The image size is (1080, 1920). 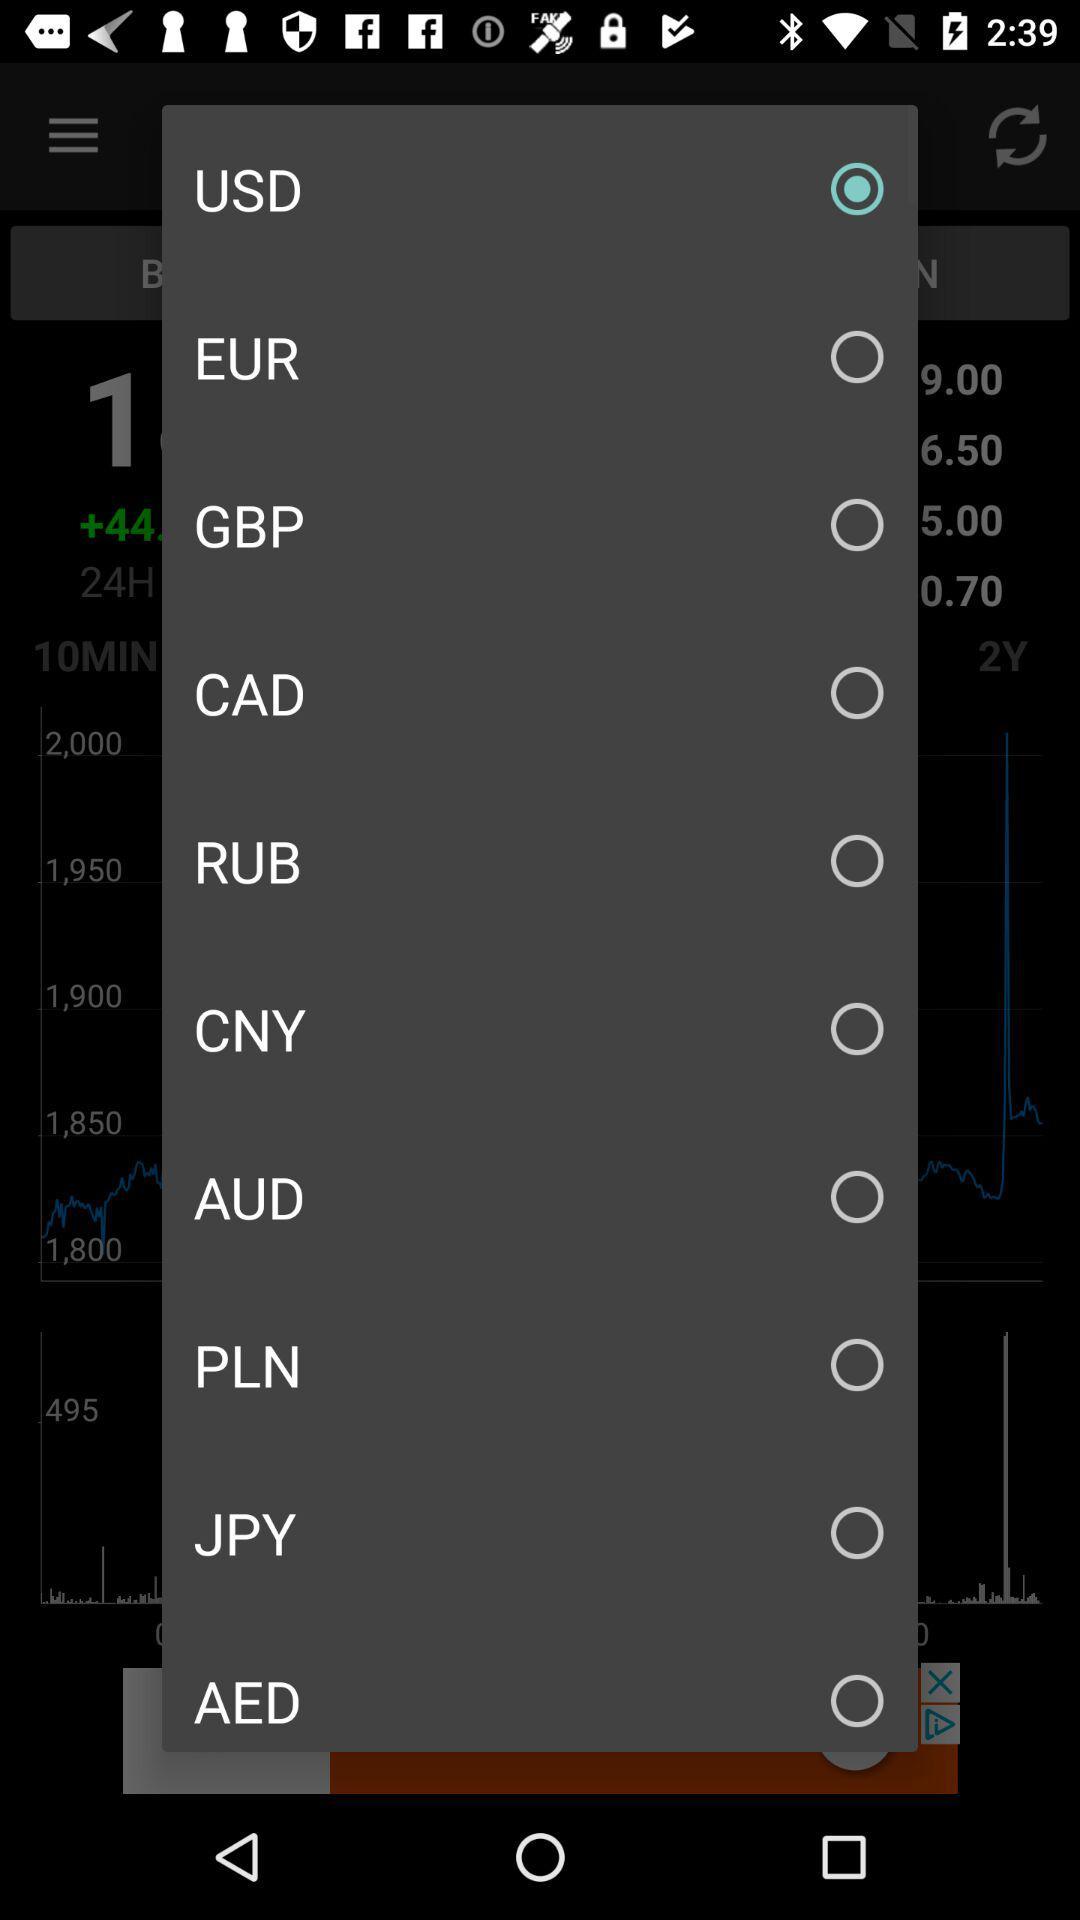 I want to click on the cad icon, so click(x=540, y=692).